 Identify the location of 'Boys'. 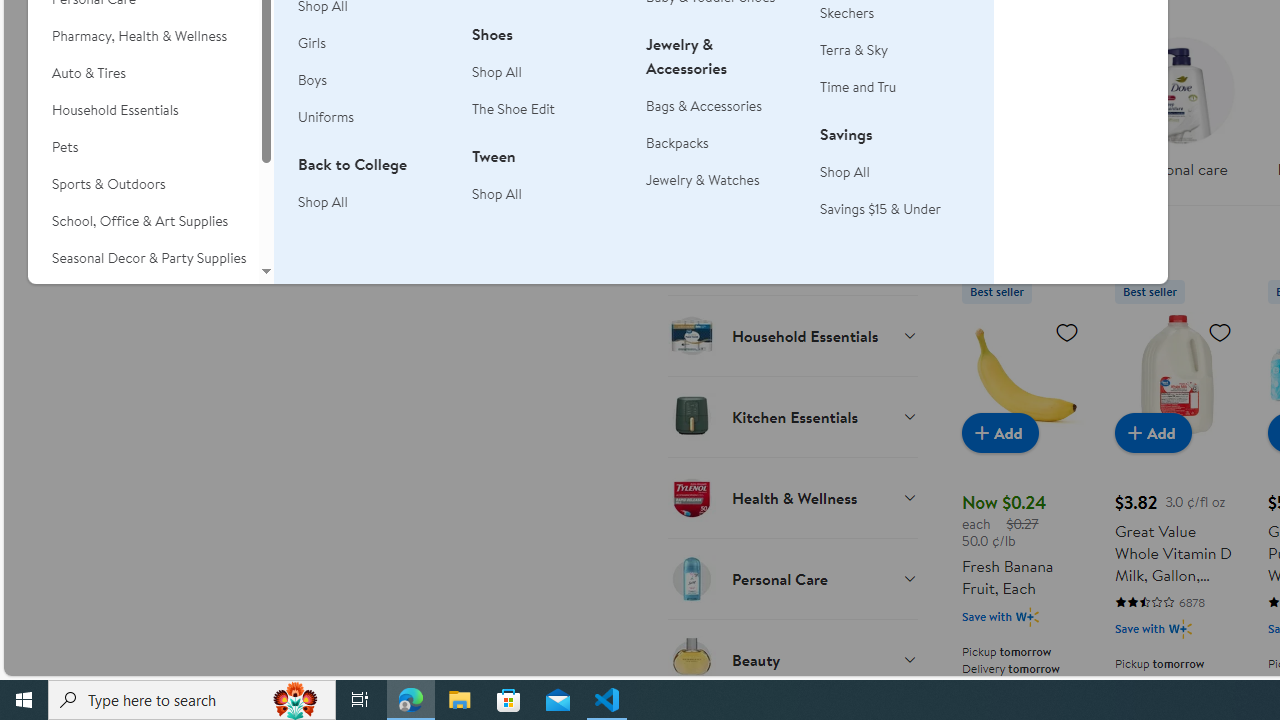
(311, 78).